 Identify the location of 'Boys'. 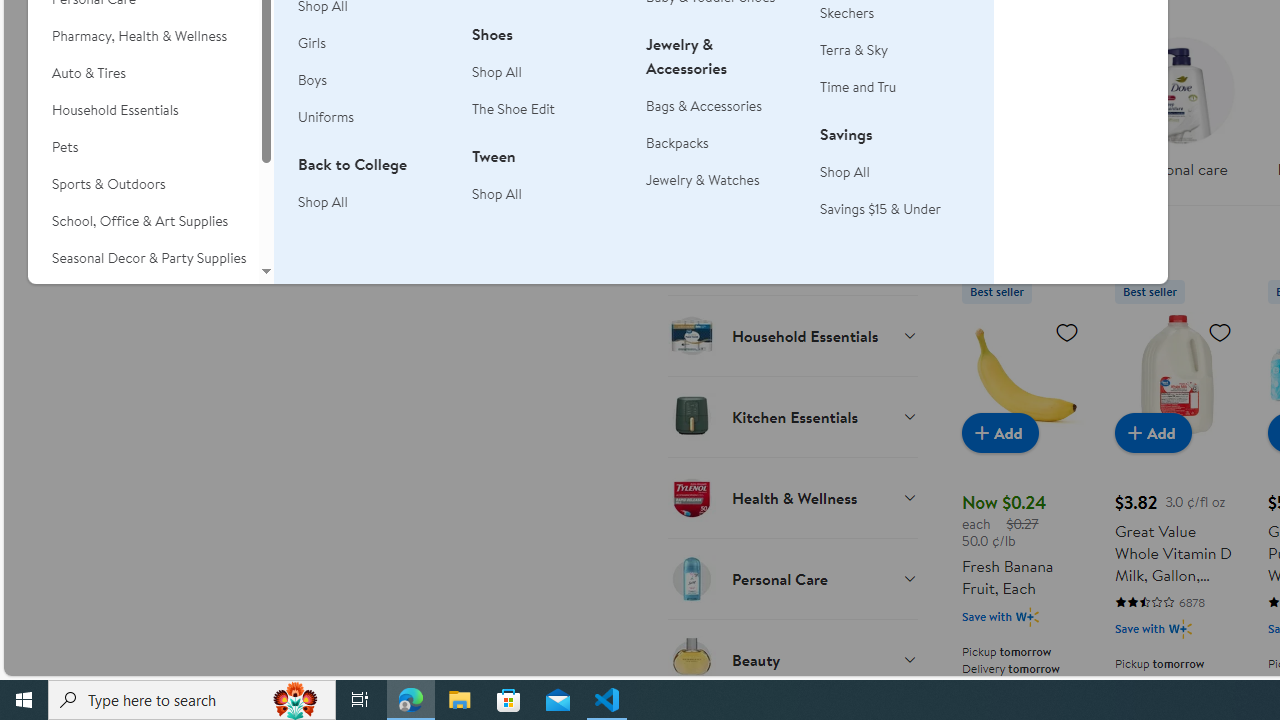
(311, 78).